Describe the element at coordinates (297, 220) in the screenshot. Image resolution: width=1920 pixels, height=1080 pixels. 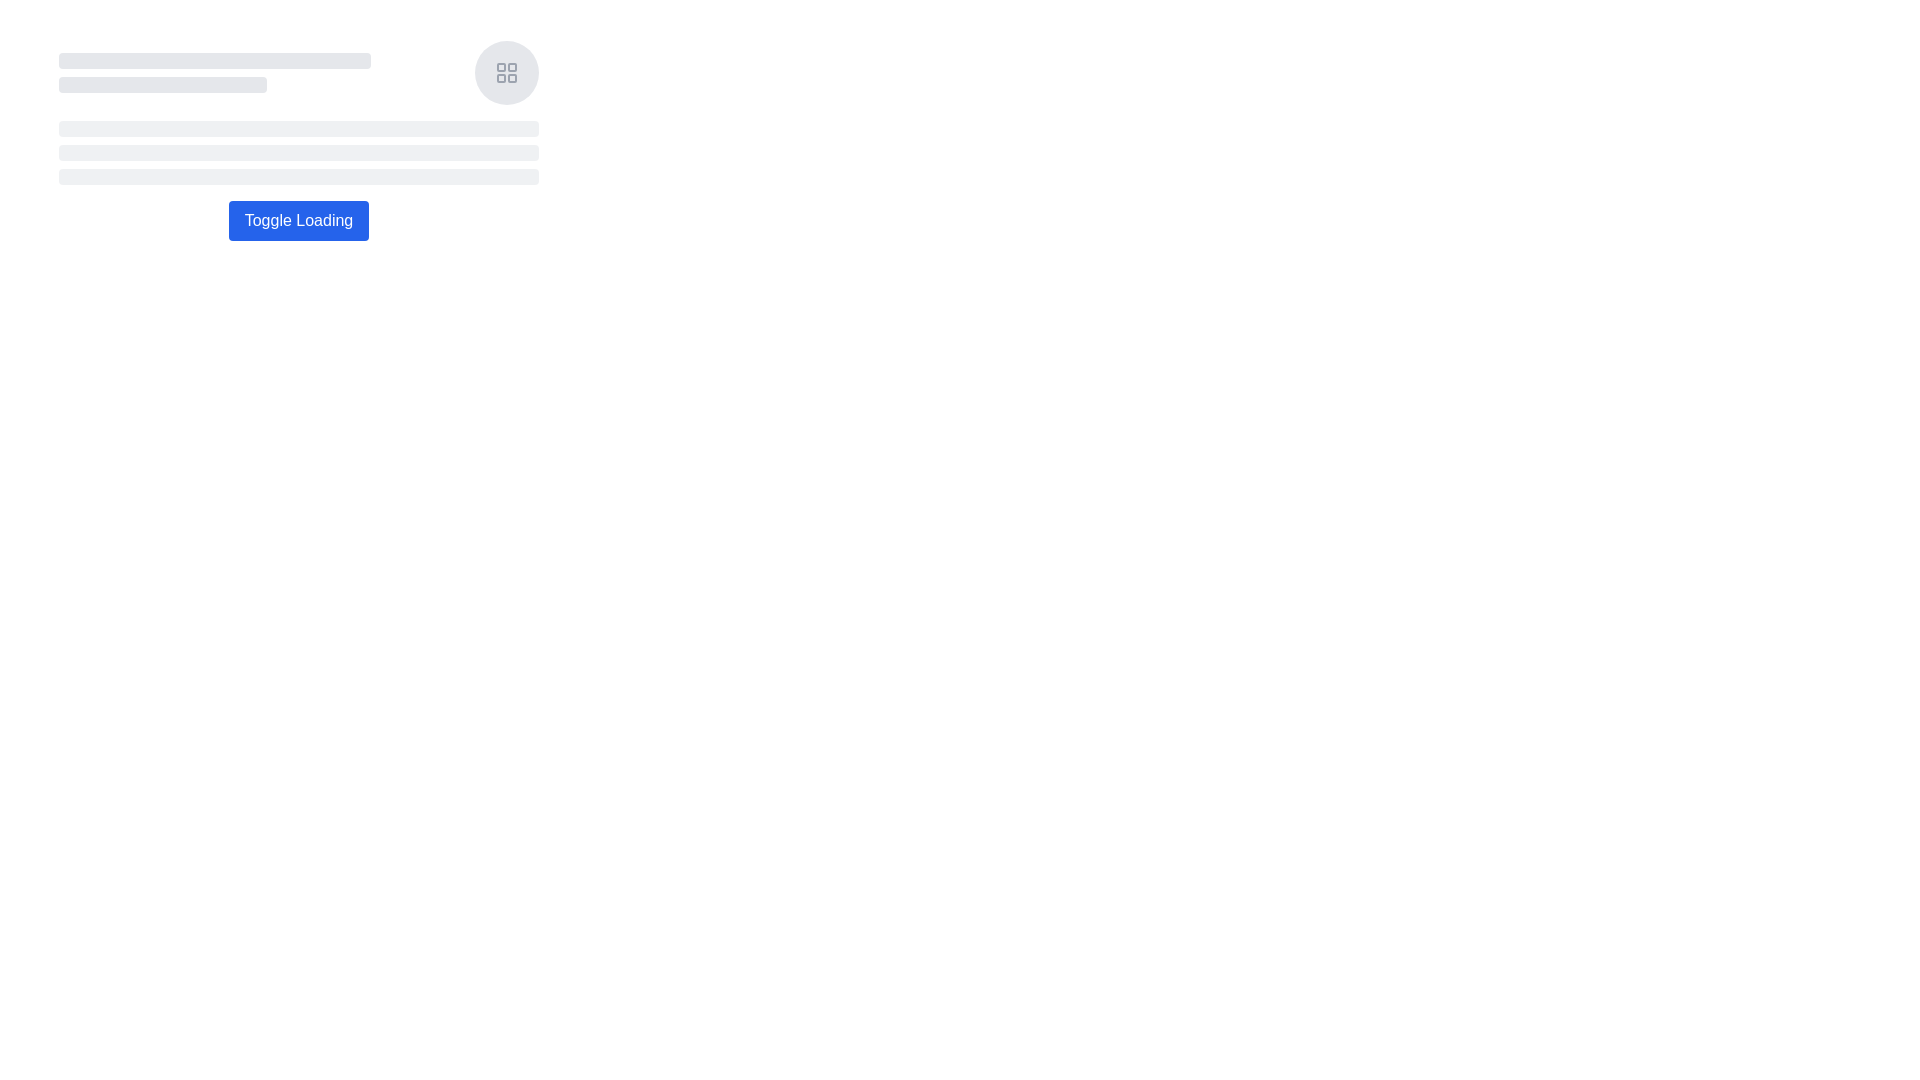
I see `the 'Toggle Loading' button, which has a blue background and white text` at that location.